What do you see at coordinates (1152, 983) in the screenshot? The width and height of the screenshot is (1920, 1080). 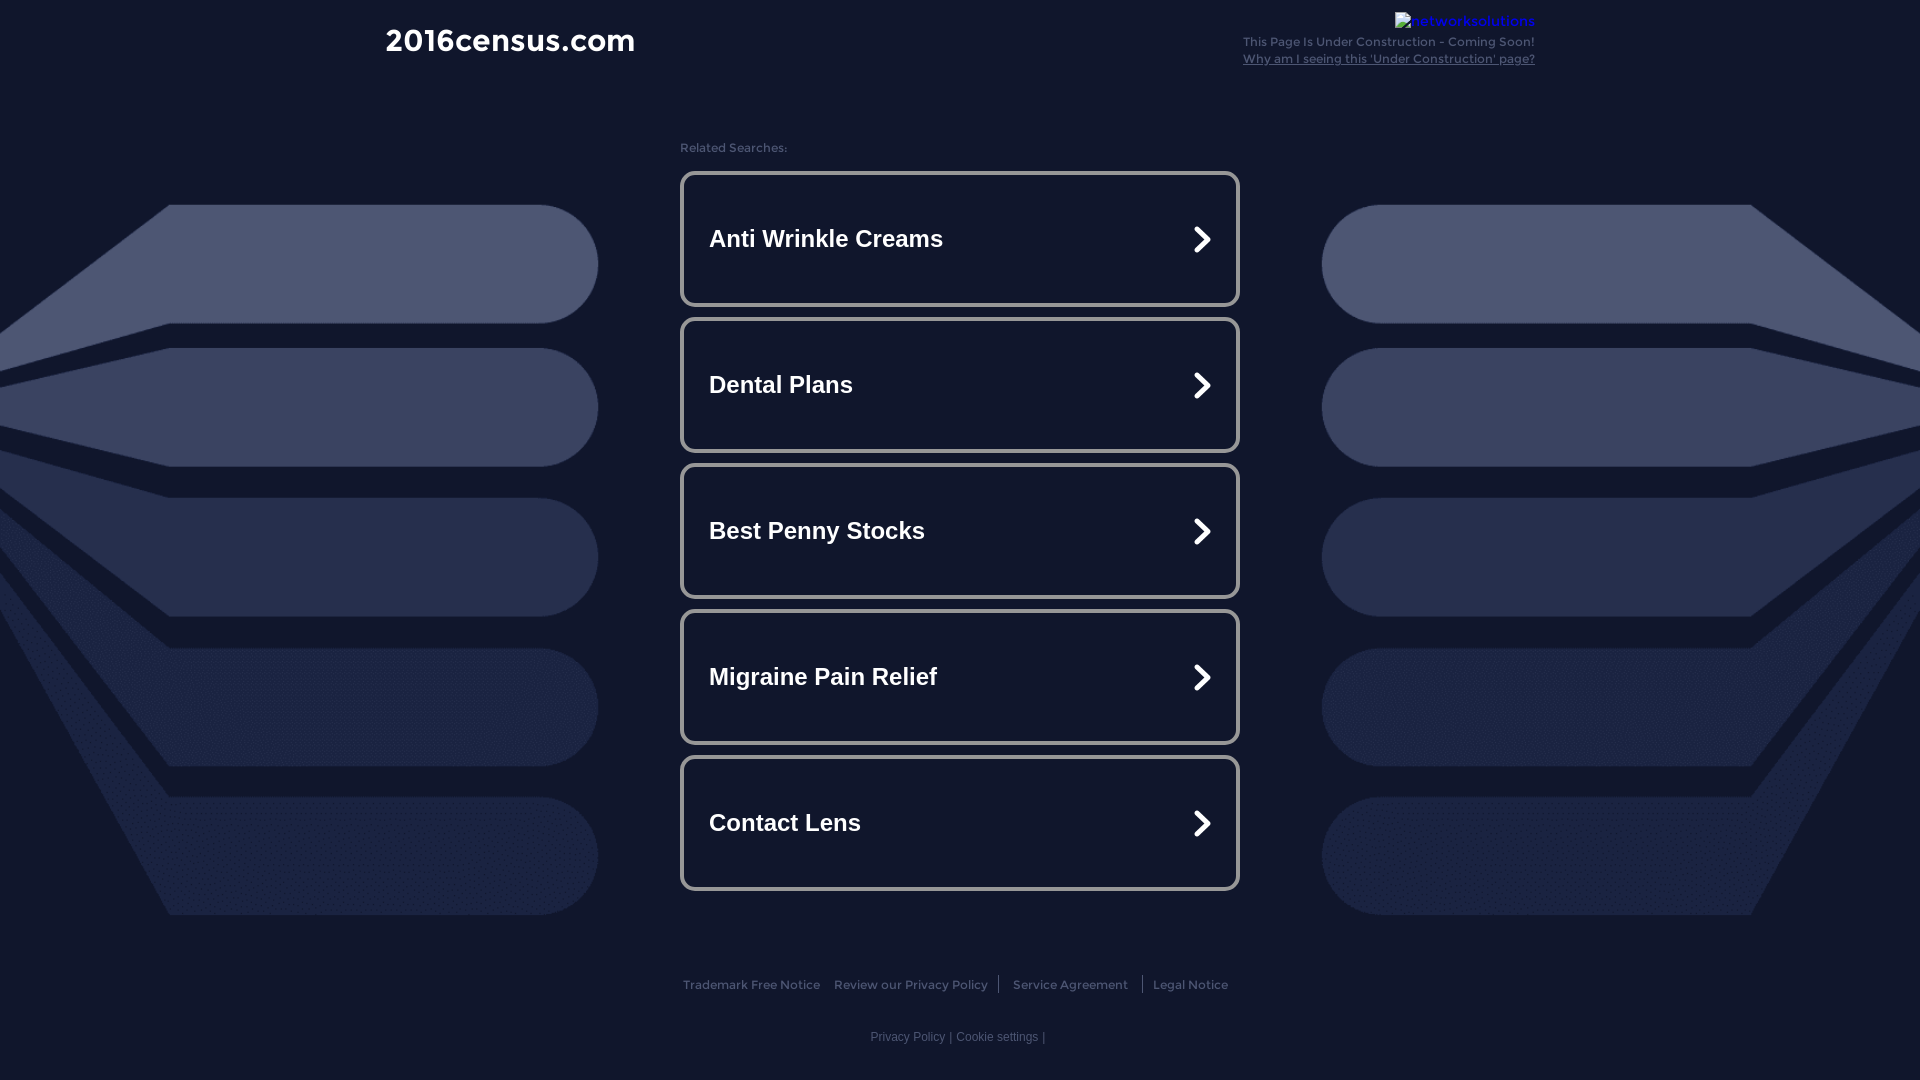 I see `'Legal Notice'` at bounding box center [1152, 983].